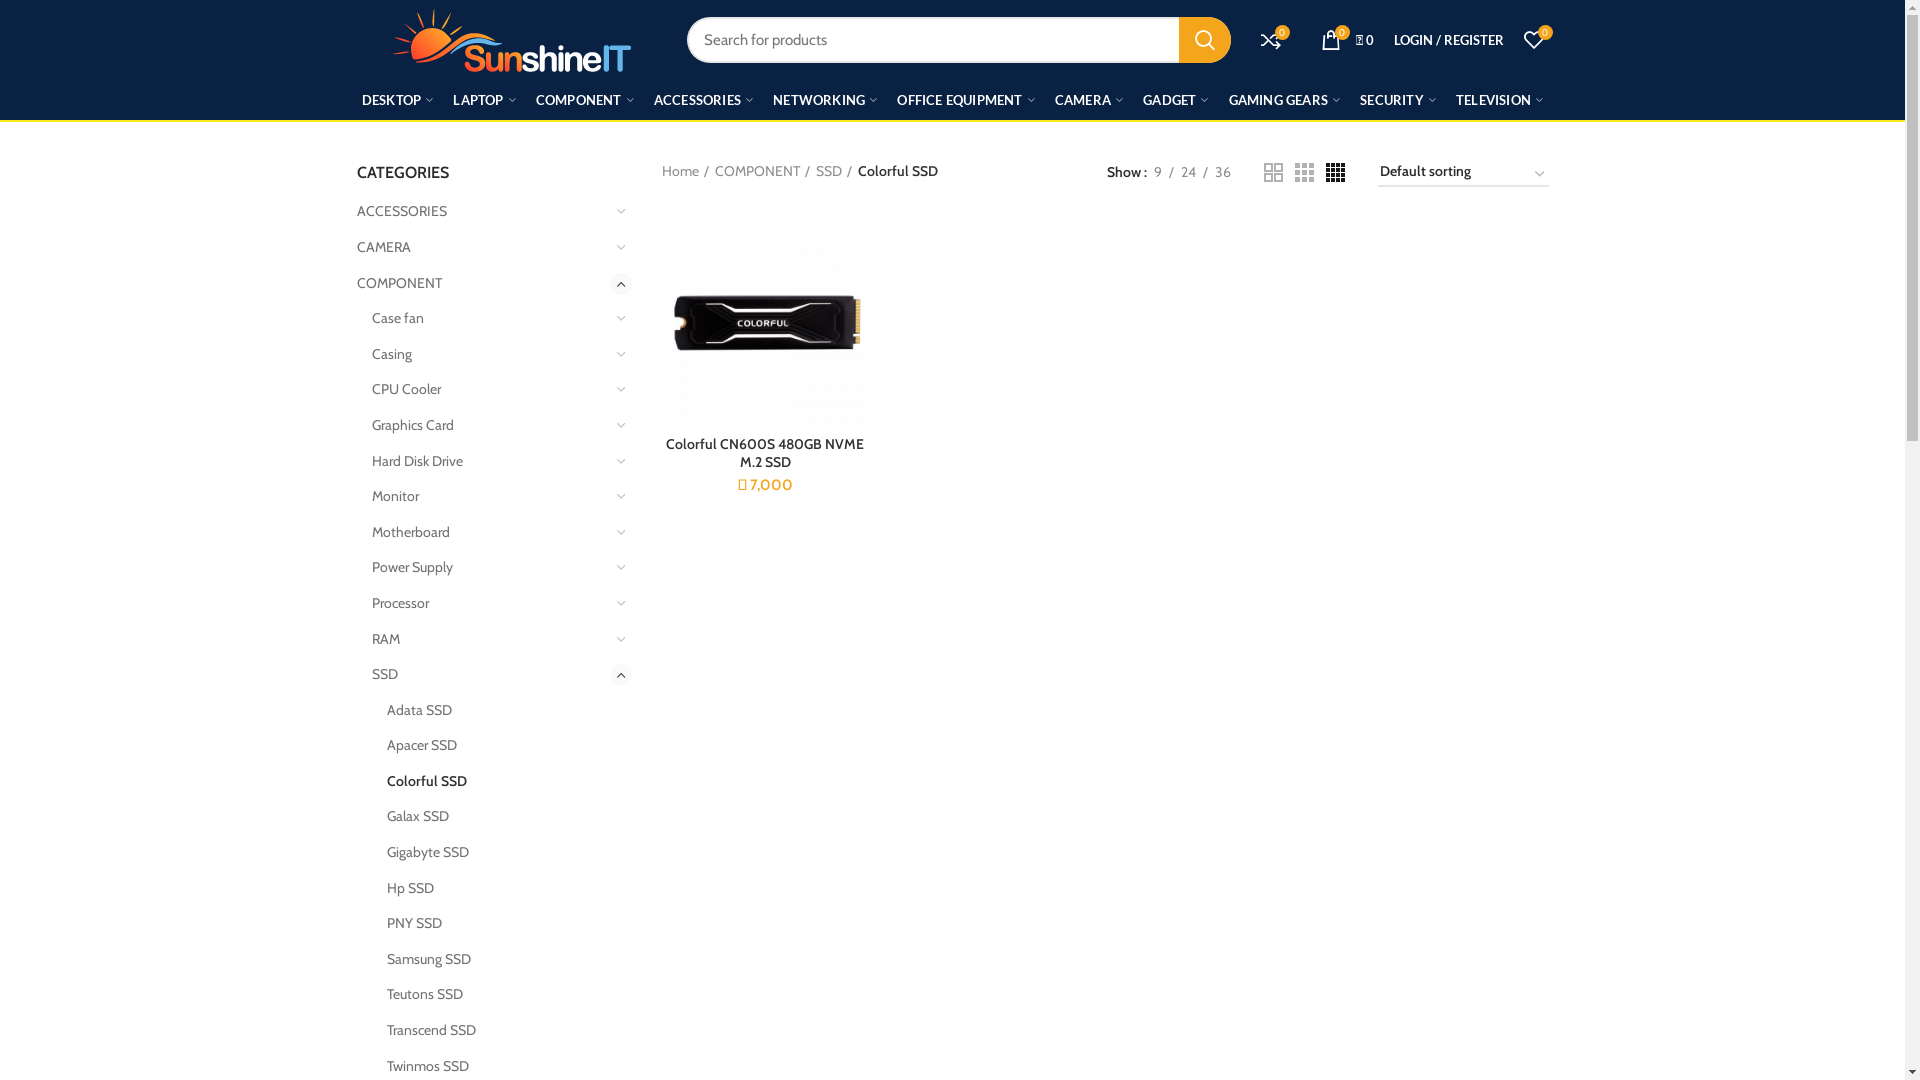 The width and height of the screenshot is (1920, 1080). Describe the element at coordinates (372, 462) in the screenshot. I see `'Hard Disk Drive'` at that location.